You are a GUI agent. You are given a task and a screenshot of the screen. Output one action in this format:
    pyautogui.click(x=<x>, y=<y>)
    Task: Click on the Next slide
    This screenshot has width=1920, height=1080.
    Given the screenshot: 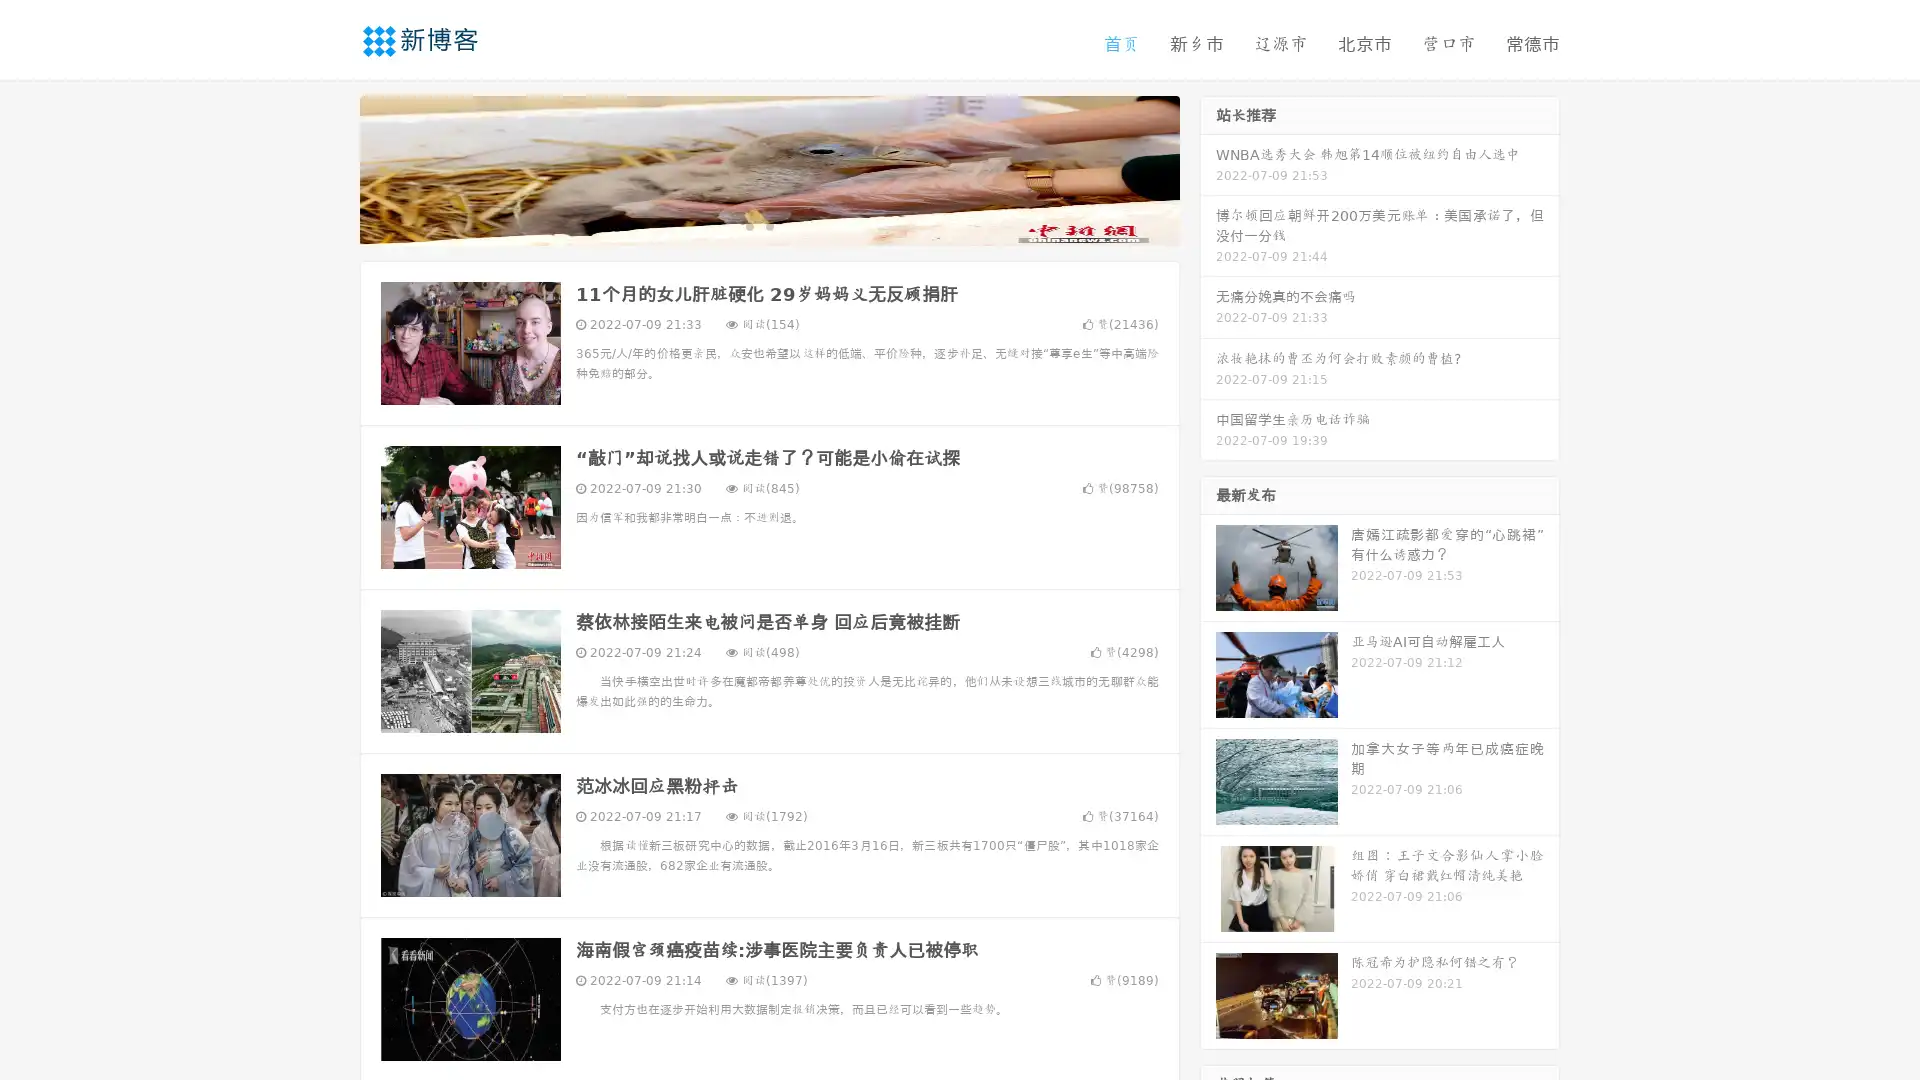 What is the action you would take?
    pyautogui.click(x=1208, y=168)
    